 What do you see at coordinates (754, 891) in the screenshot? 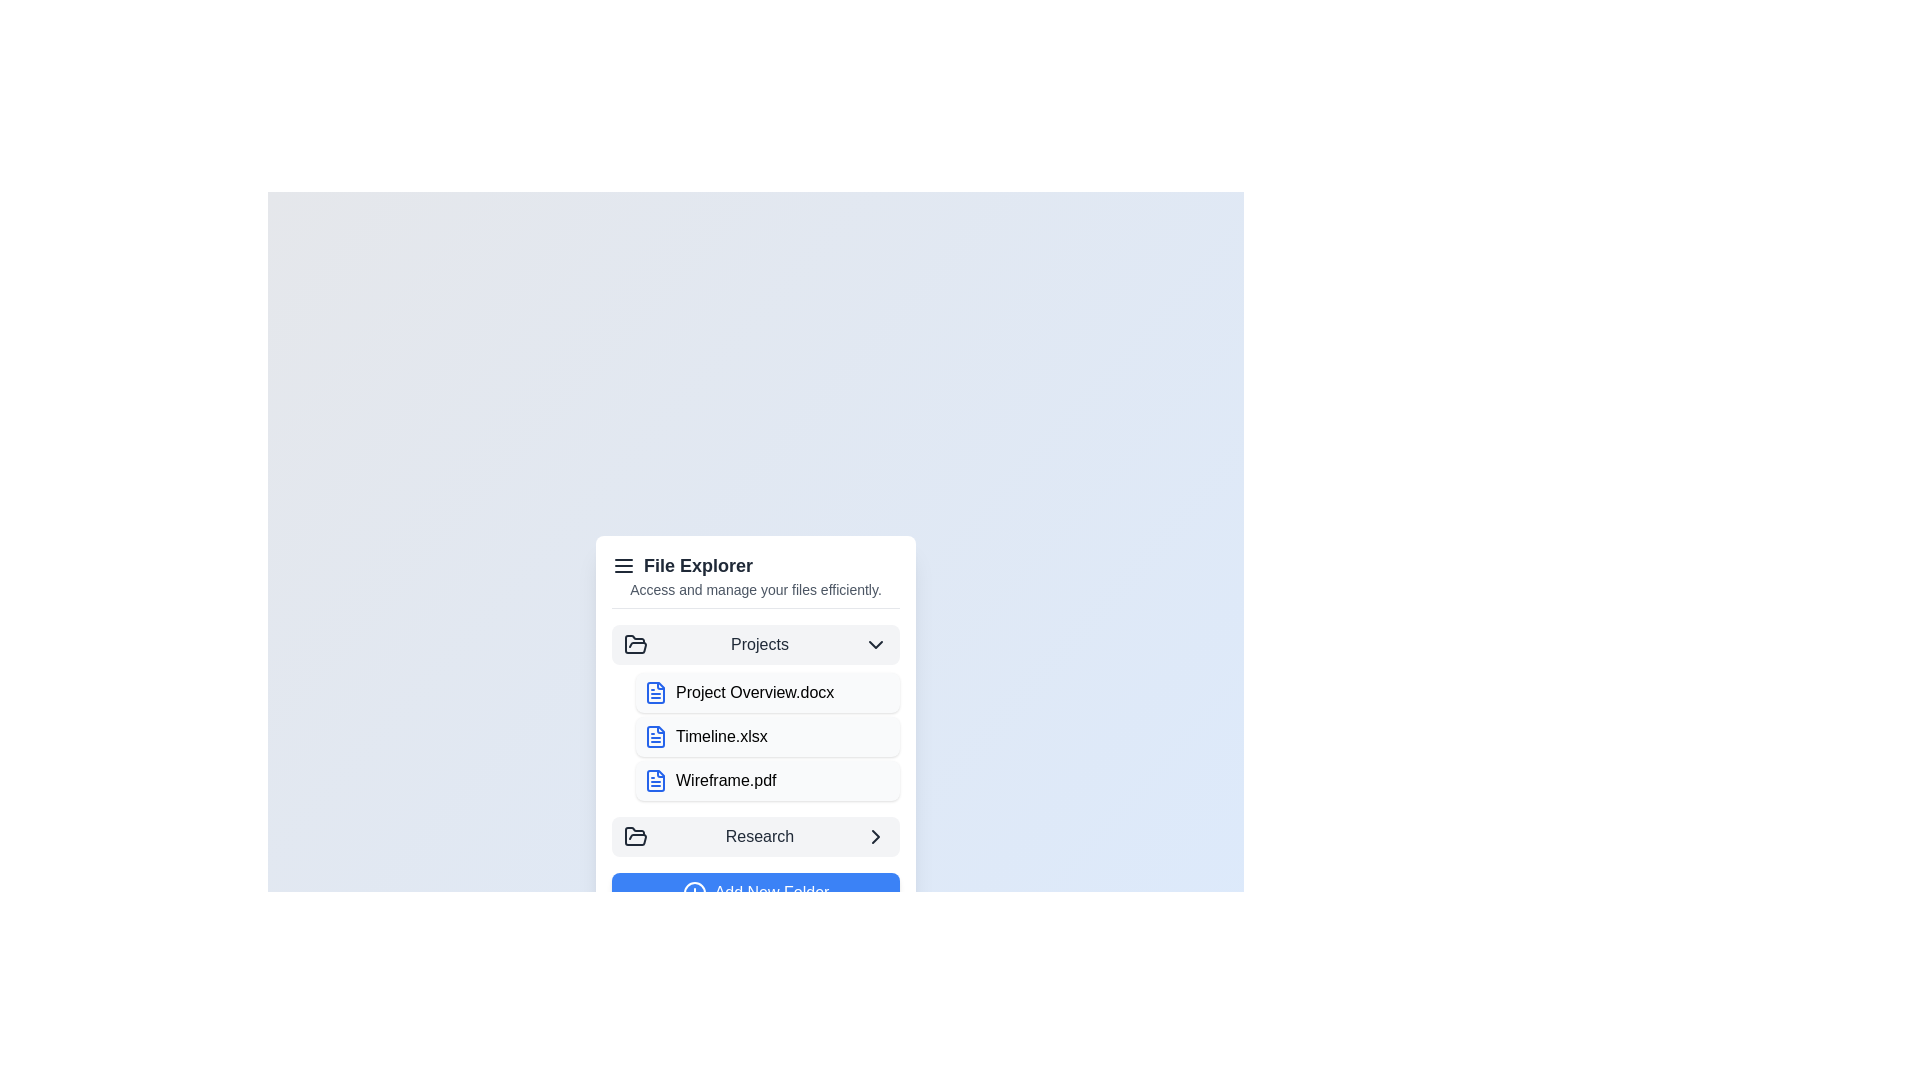
I see `the 'Add New Folder' button` at bounding box center [754, 891].